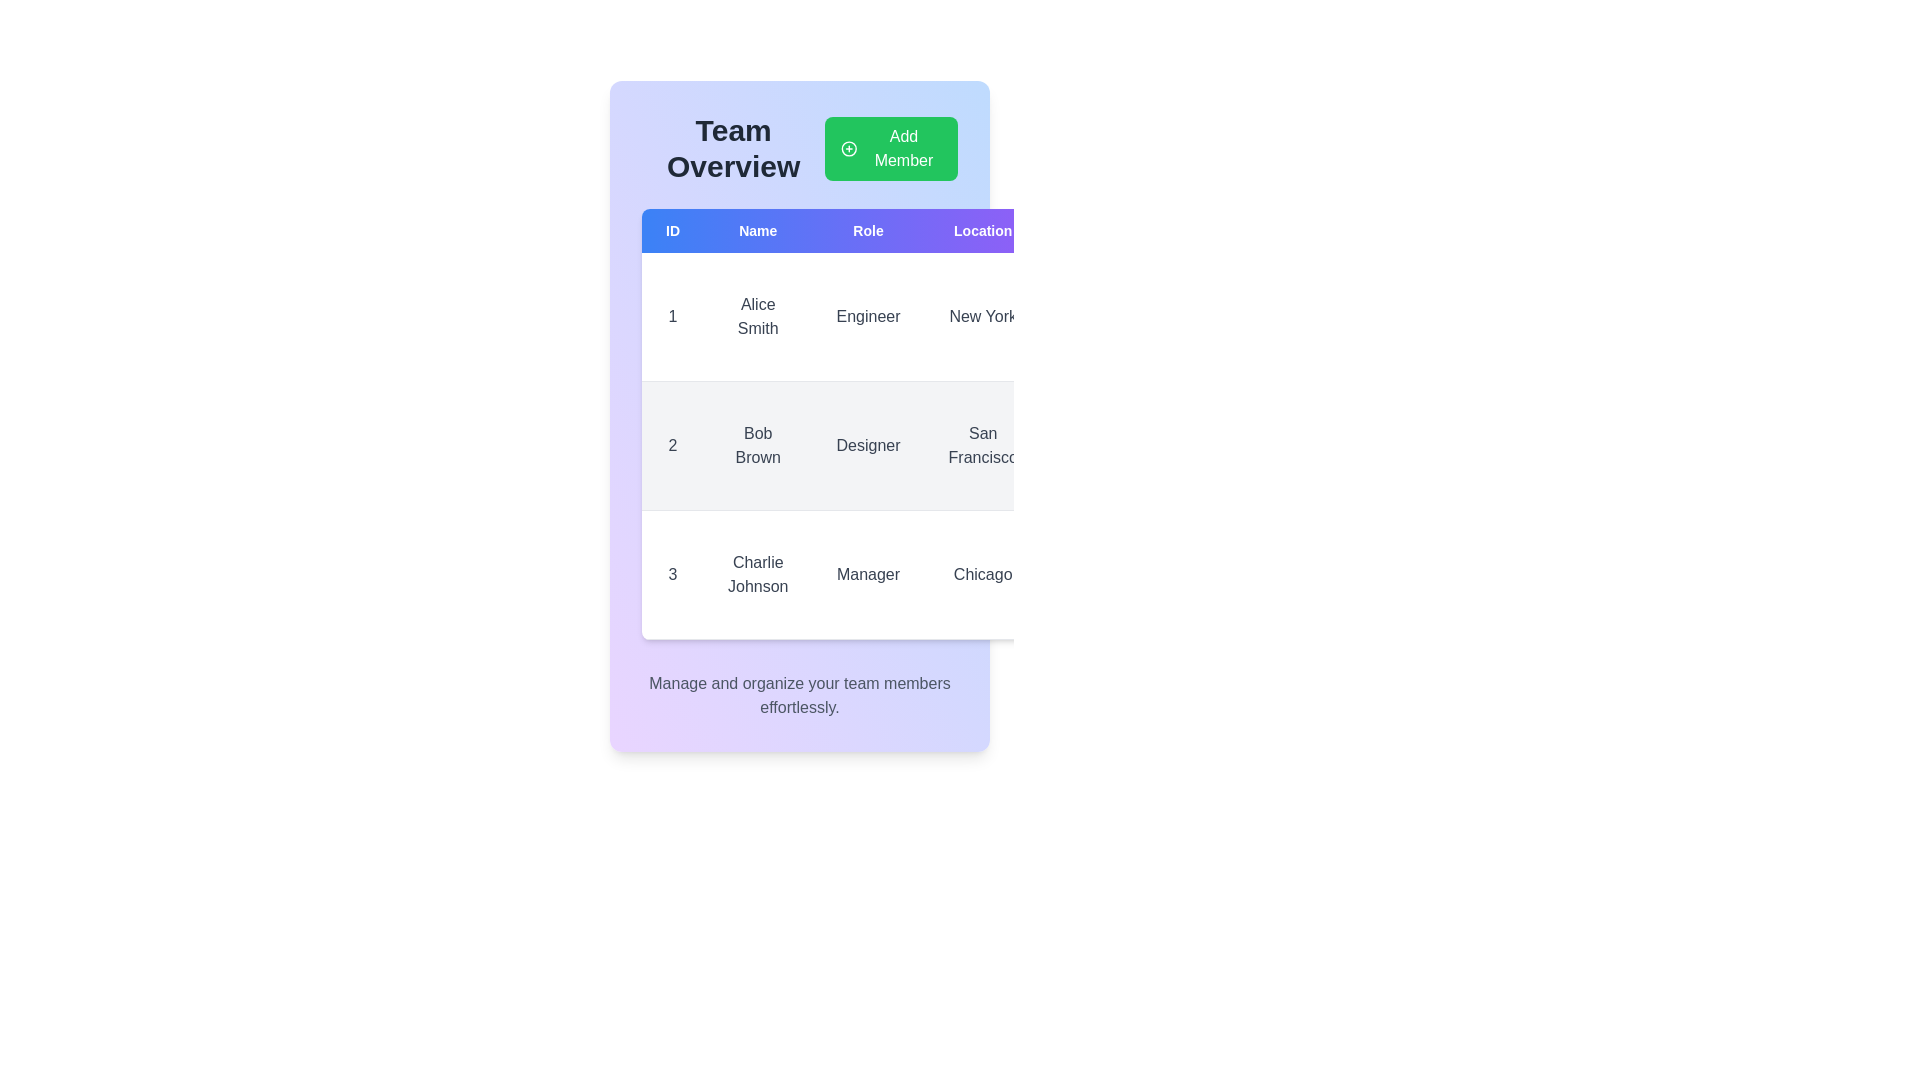 The width and height of the screenshot is (1920, 1080). Describe the element at coordinates (672, 230) in the screenshot. I see `the 'ID' column represented` at that location.